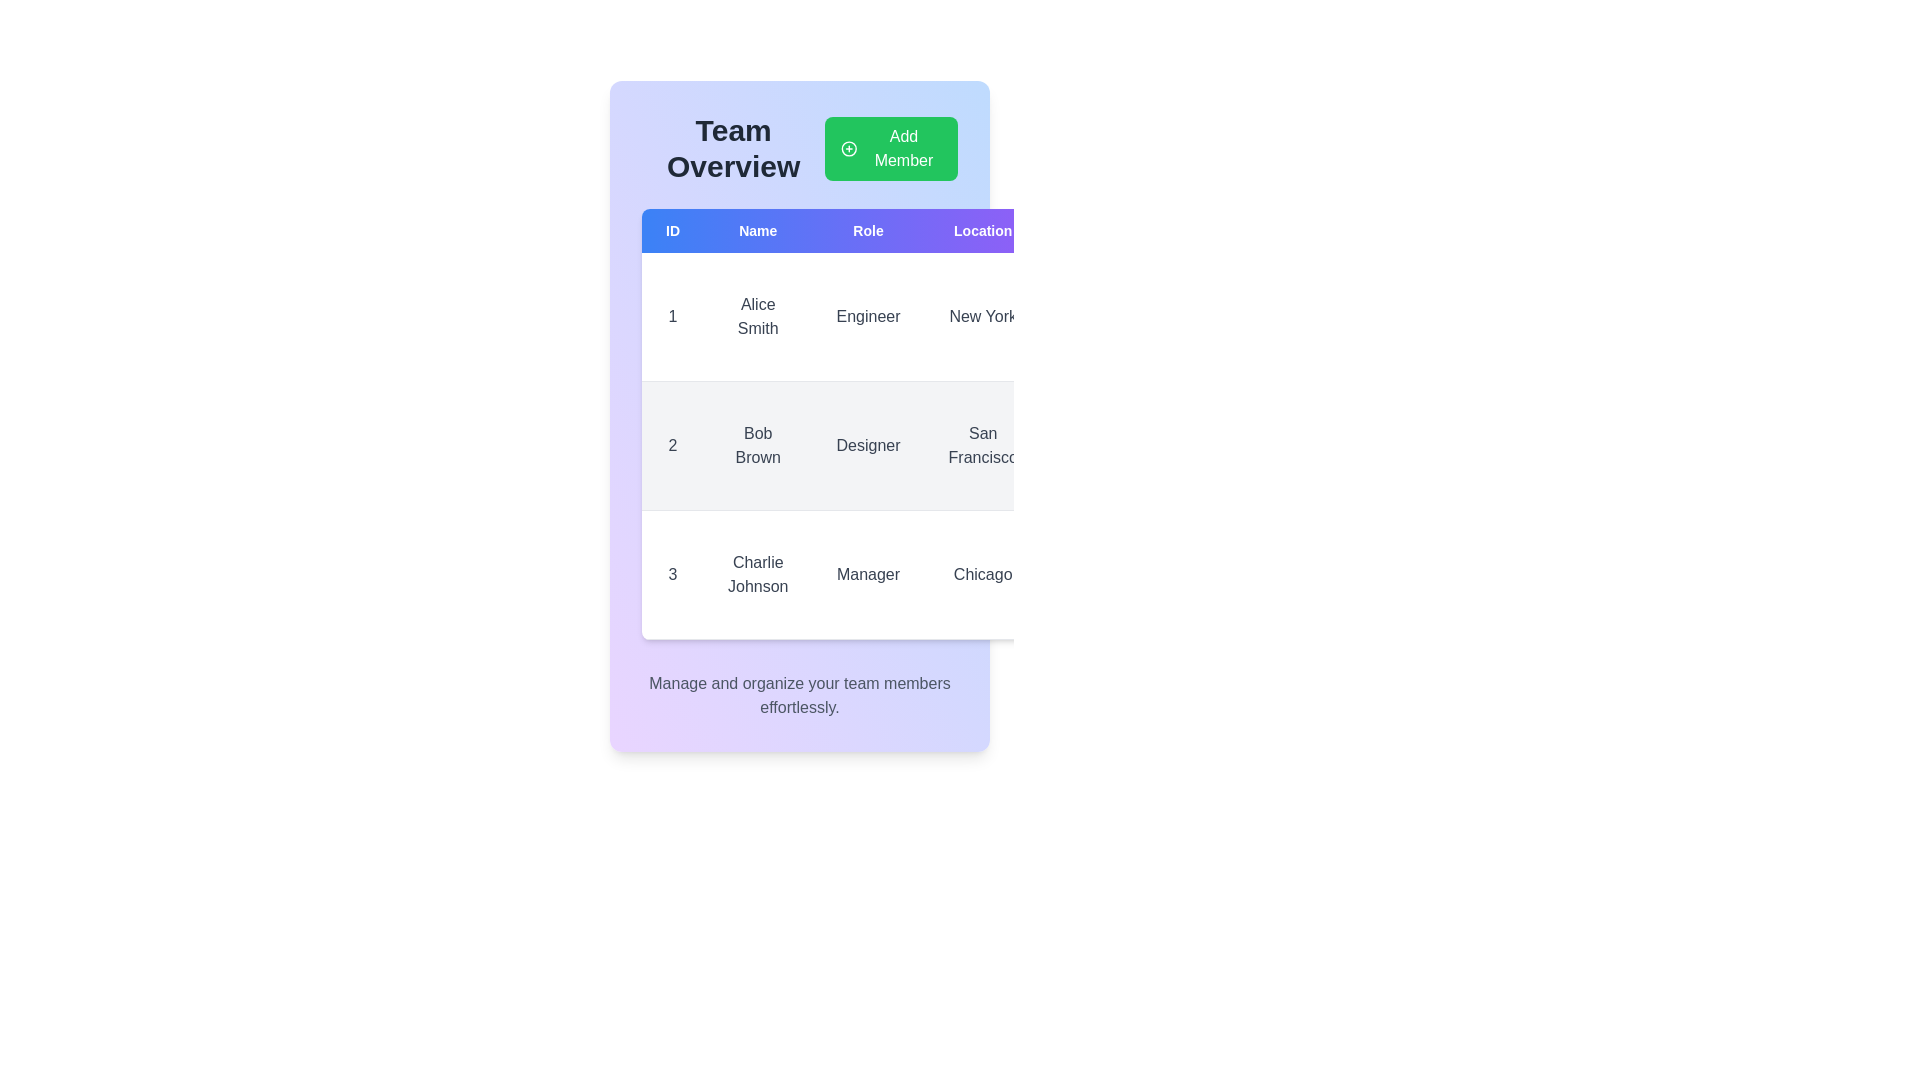 The width and height of the screenshot is (1920, 1080). Describe the element at coordinates (672, 230) in the screenshot. I see `the 'ID' column represented` at that location.